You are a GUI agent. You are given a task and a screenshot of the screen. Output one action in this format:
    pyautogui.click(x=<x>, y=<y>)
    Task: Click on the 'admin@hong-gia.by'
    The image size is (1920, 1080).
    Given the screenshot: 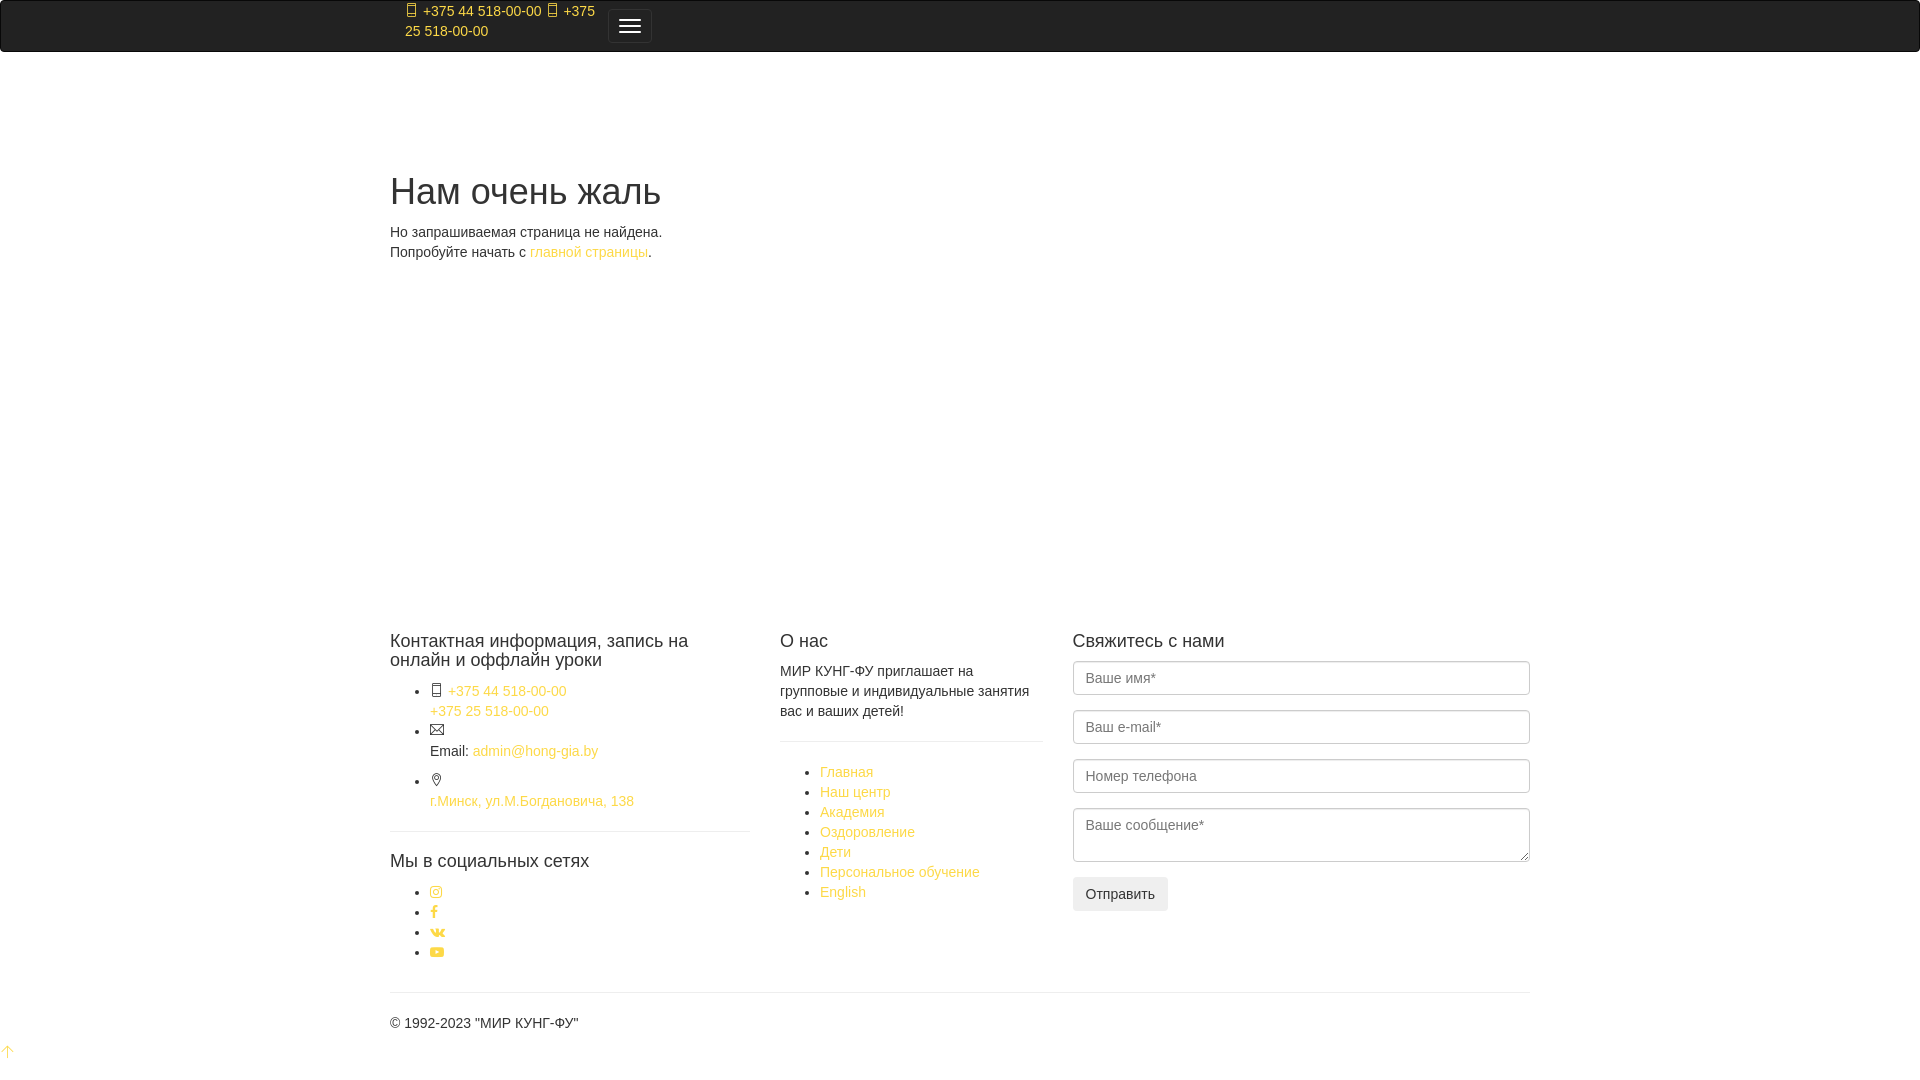 What is the action you would take?
    pyautogui.click(x=472, y=751)
    